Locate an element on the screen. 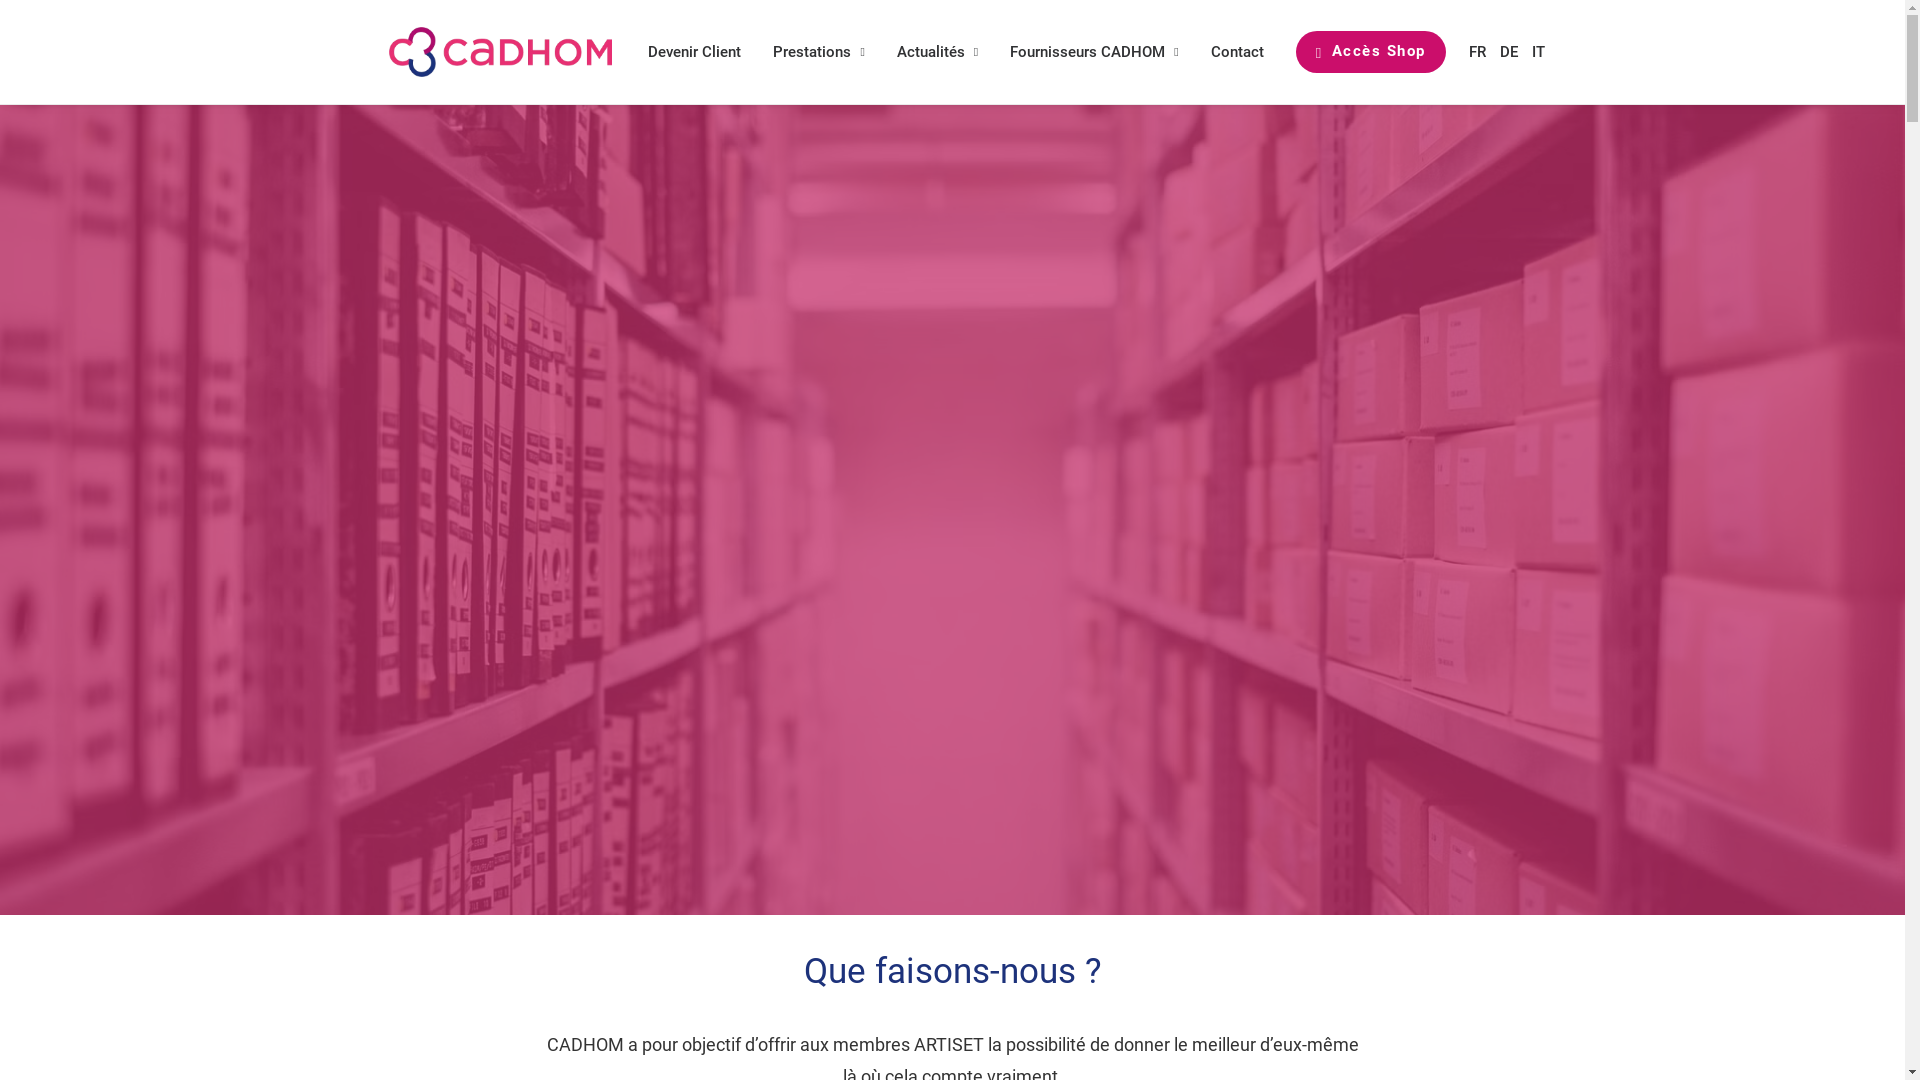 The width and height of the screenshot is (1920, 1080). 'FR' is located at coordinates (1477, 50).